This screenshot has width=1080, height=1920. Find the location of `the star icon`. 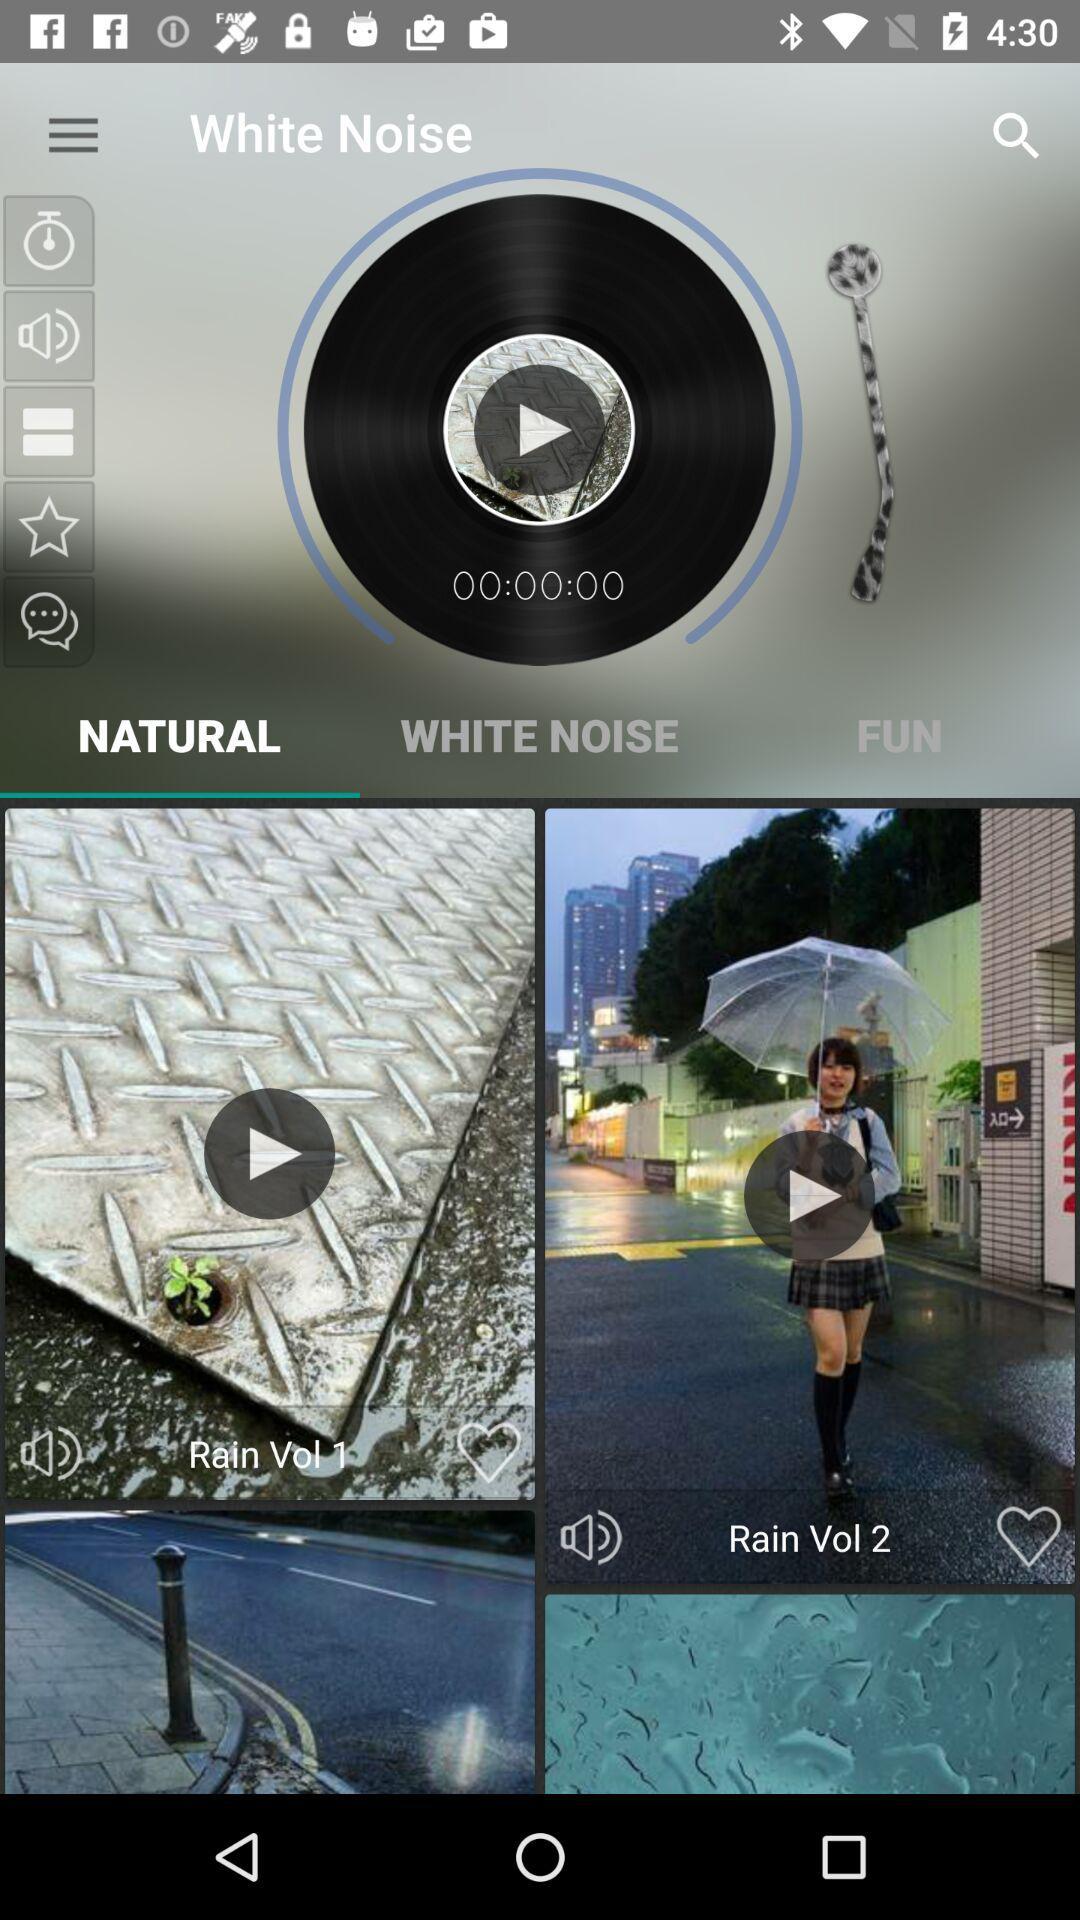

the star icon is located at coordinates (48, 526).